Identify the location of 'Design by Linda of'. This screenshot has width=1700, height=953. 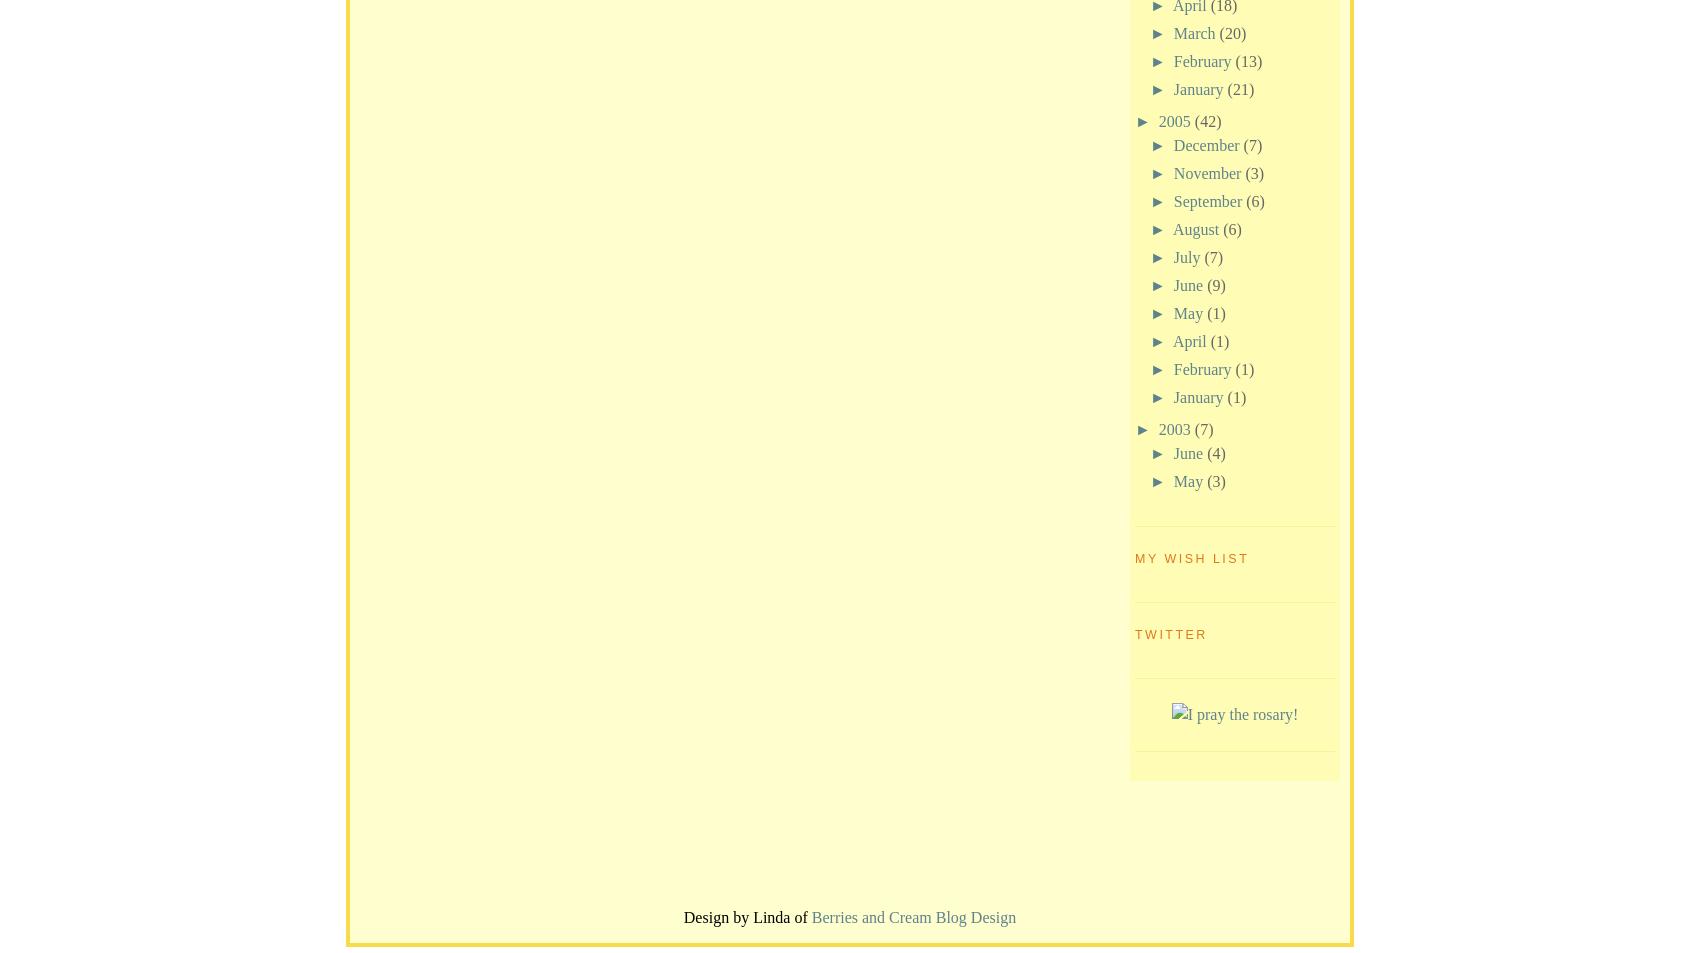
(745, 917).